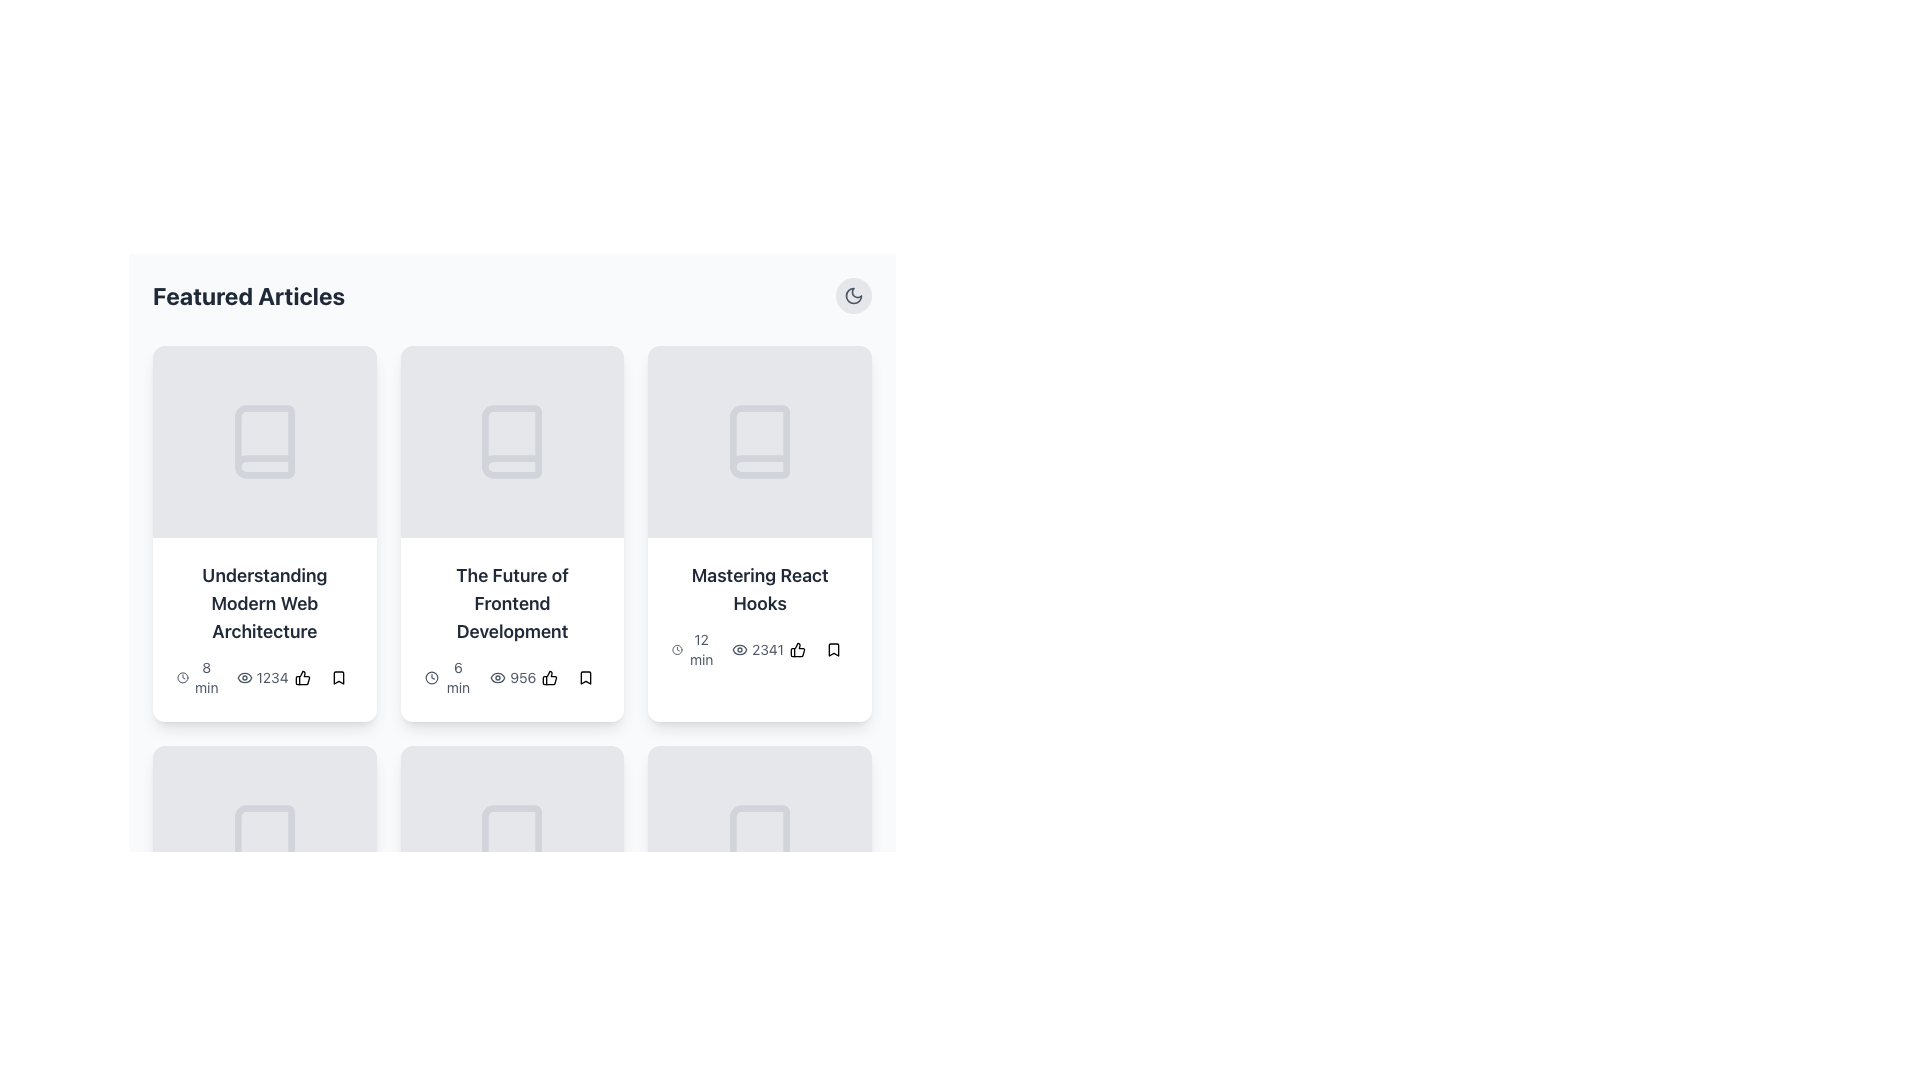 The image size is (1920, 1080). What do you see at coordinates (243, 677) in the screenshot?
I see `the visibility icon that indicates the number of views for the 'Understanding Modern Web Architecture' article, located at the top of the numeric portion of its card` at bounding box center [243, 677].